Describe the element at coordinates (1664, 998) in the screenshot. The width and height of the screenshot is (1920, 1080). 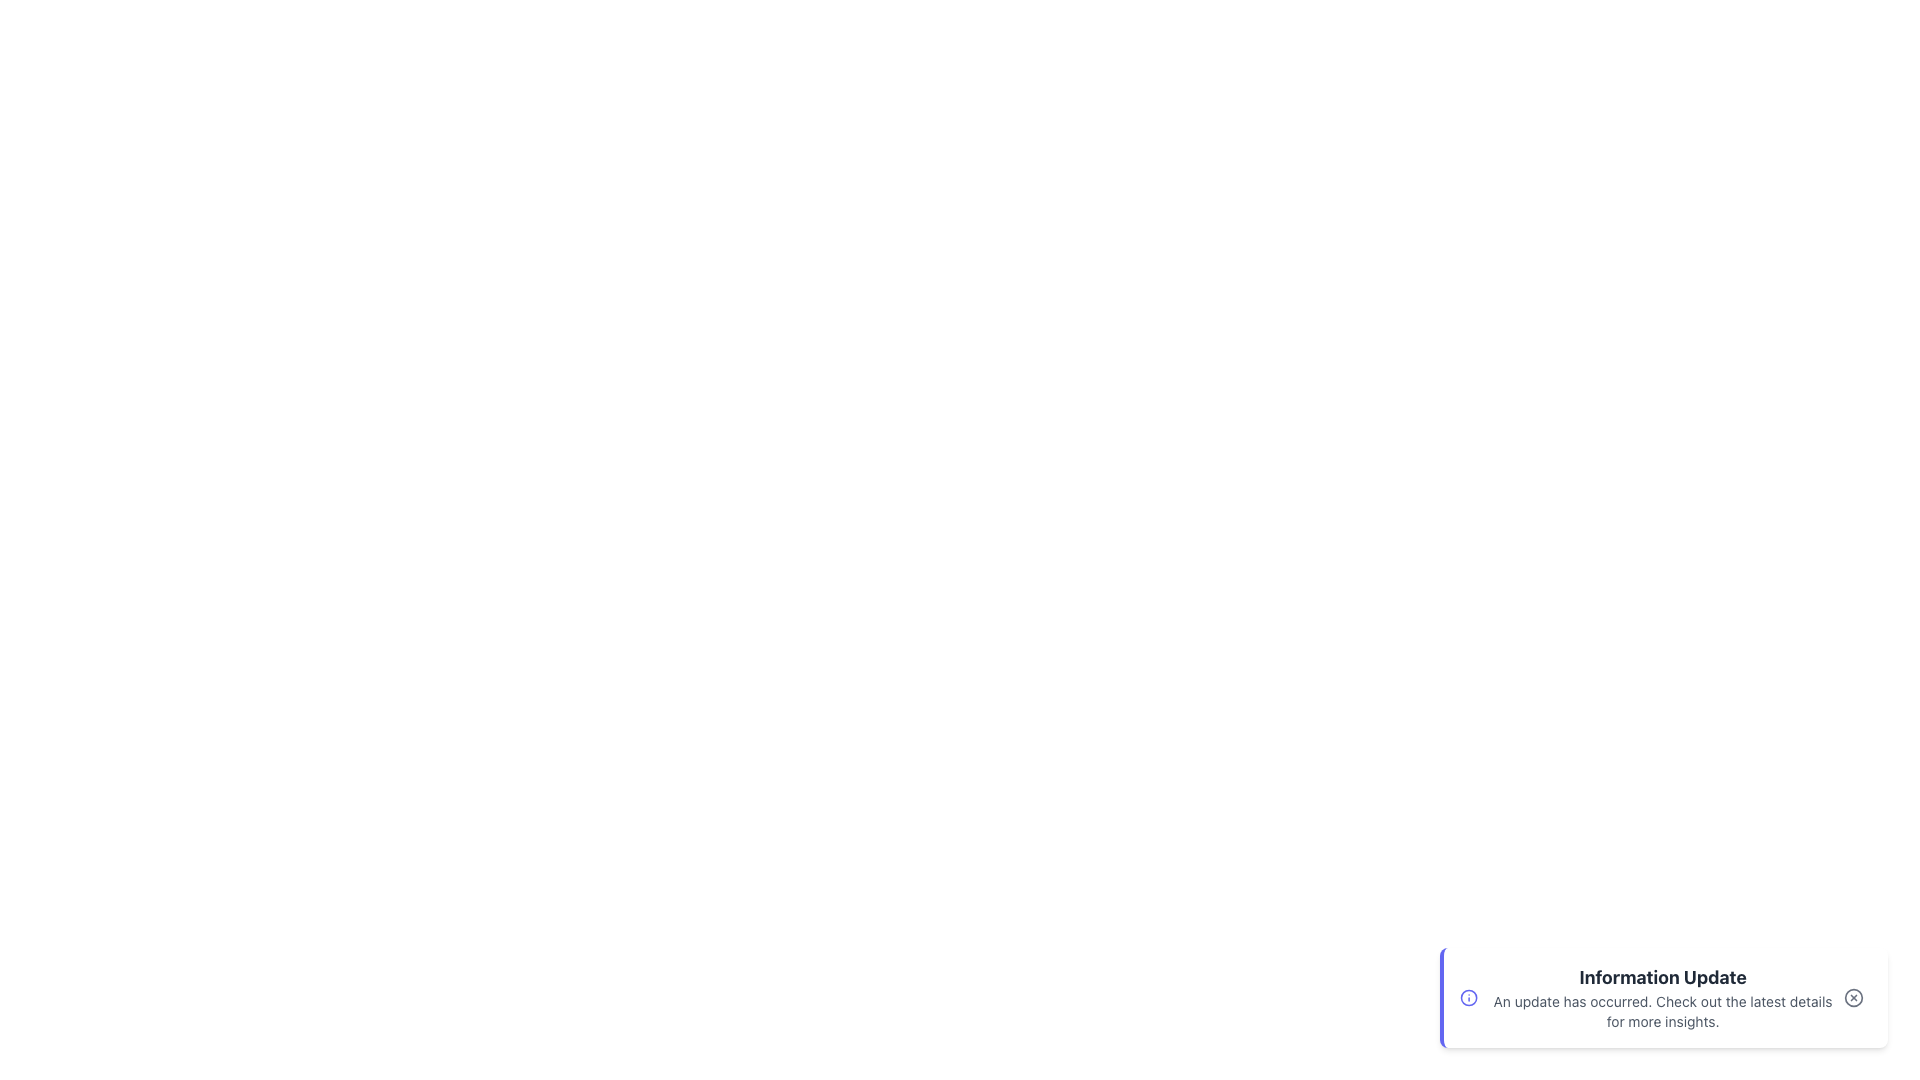
I see `contents of the notification box located in the bottom-right corner of the application's interface` at that location.